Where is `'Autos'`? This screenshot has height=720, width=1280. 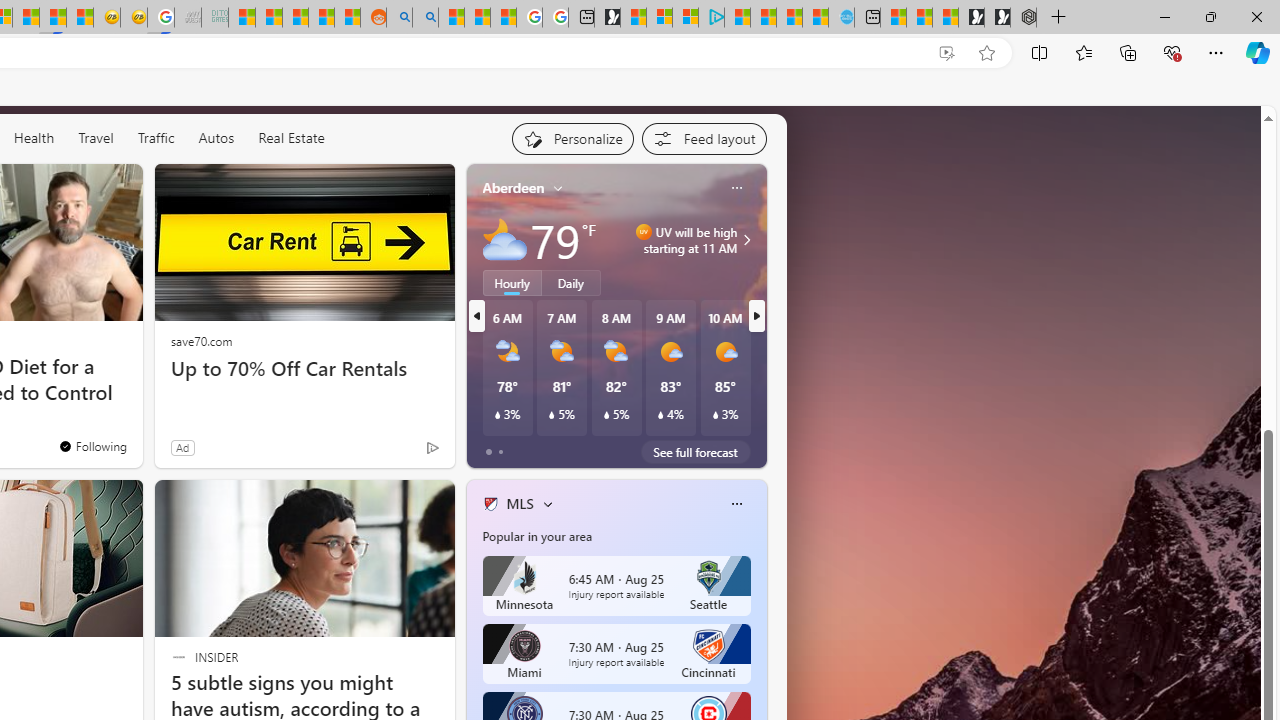
'Autos' is located at coordinates (216, 137).